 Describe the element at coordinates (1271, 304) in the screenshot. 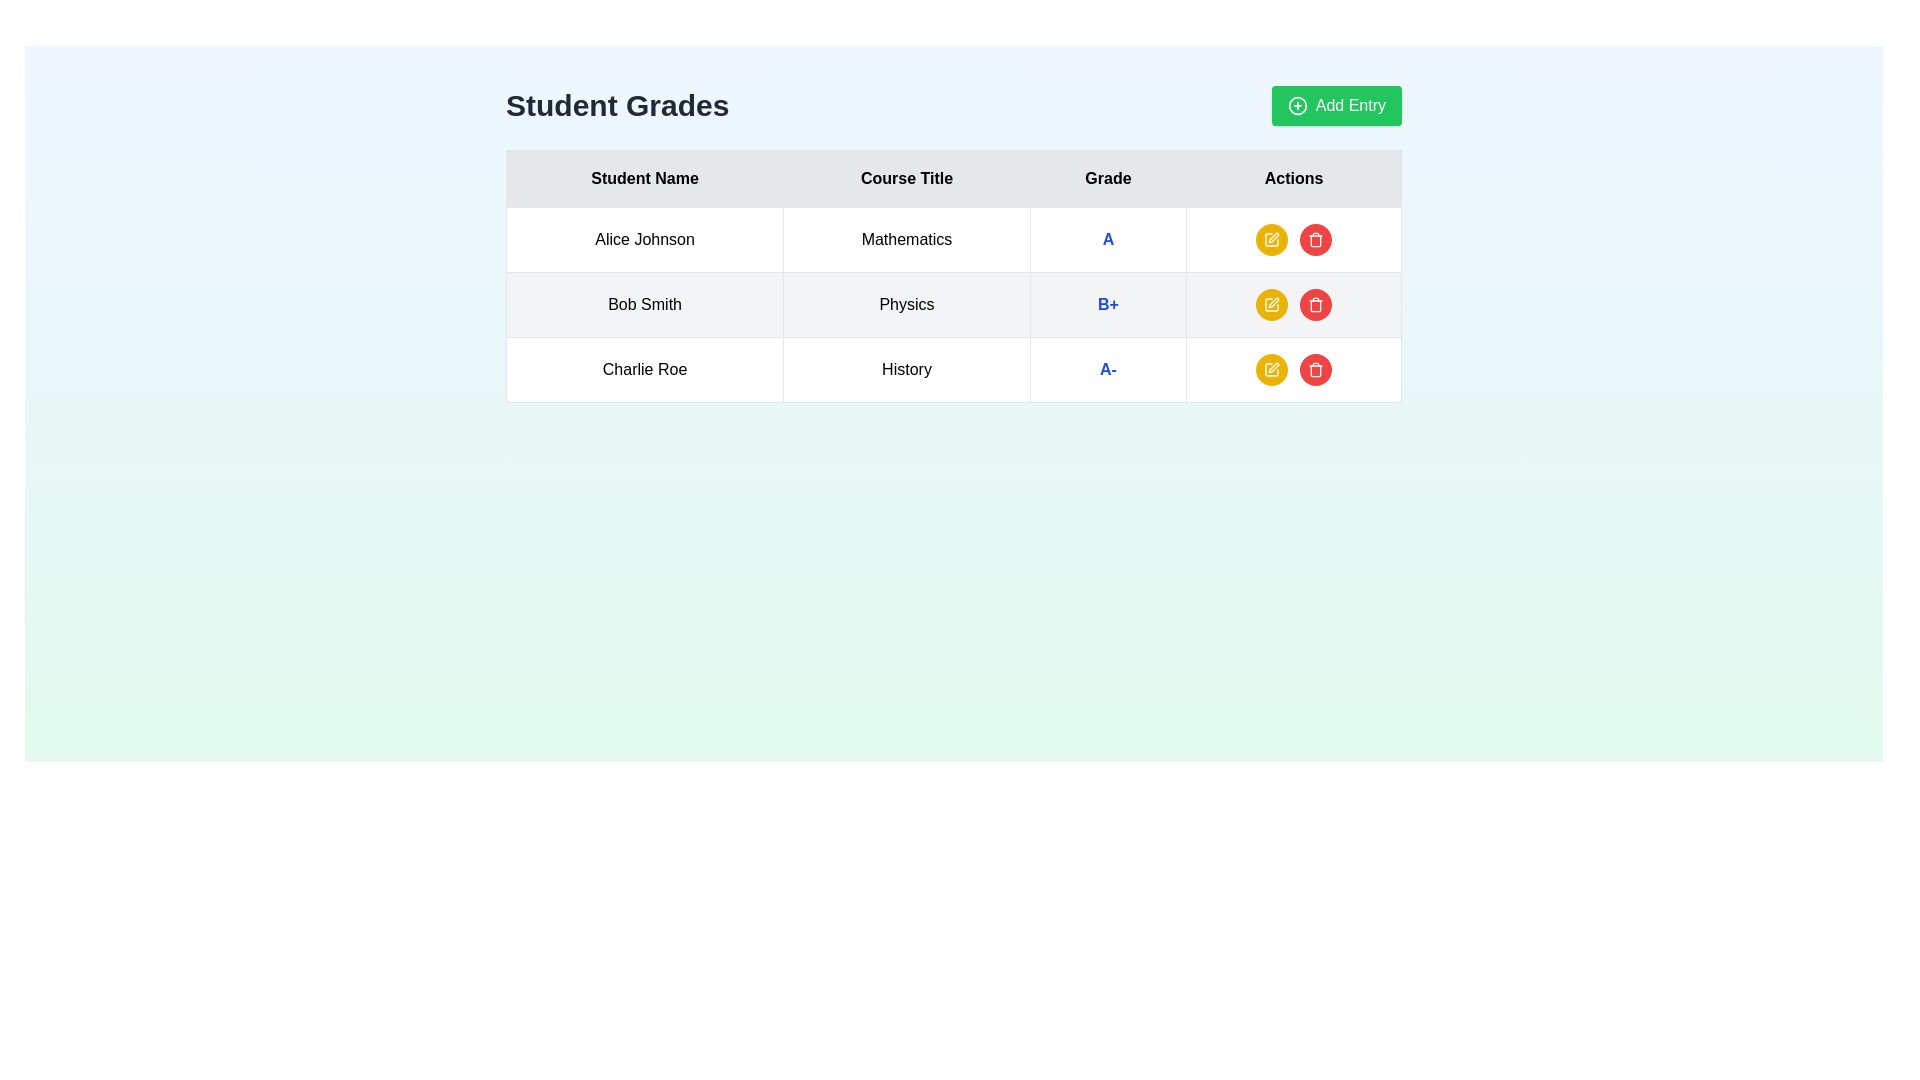

I see `the yellow circular edit icon located under the 'Actions' column in the 'Physics' row of the table` at that location.